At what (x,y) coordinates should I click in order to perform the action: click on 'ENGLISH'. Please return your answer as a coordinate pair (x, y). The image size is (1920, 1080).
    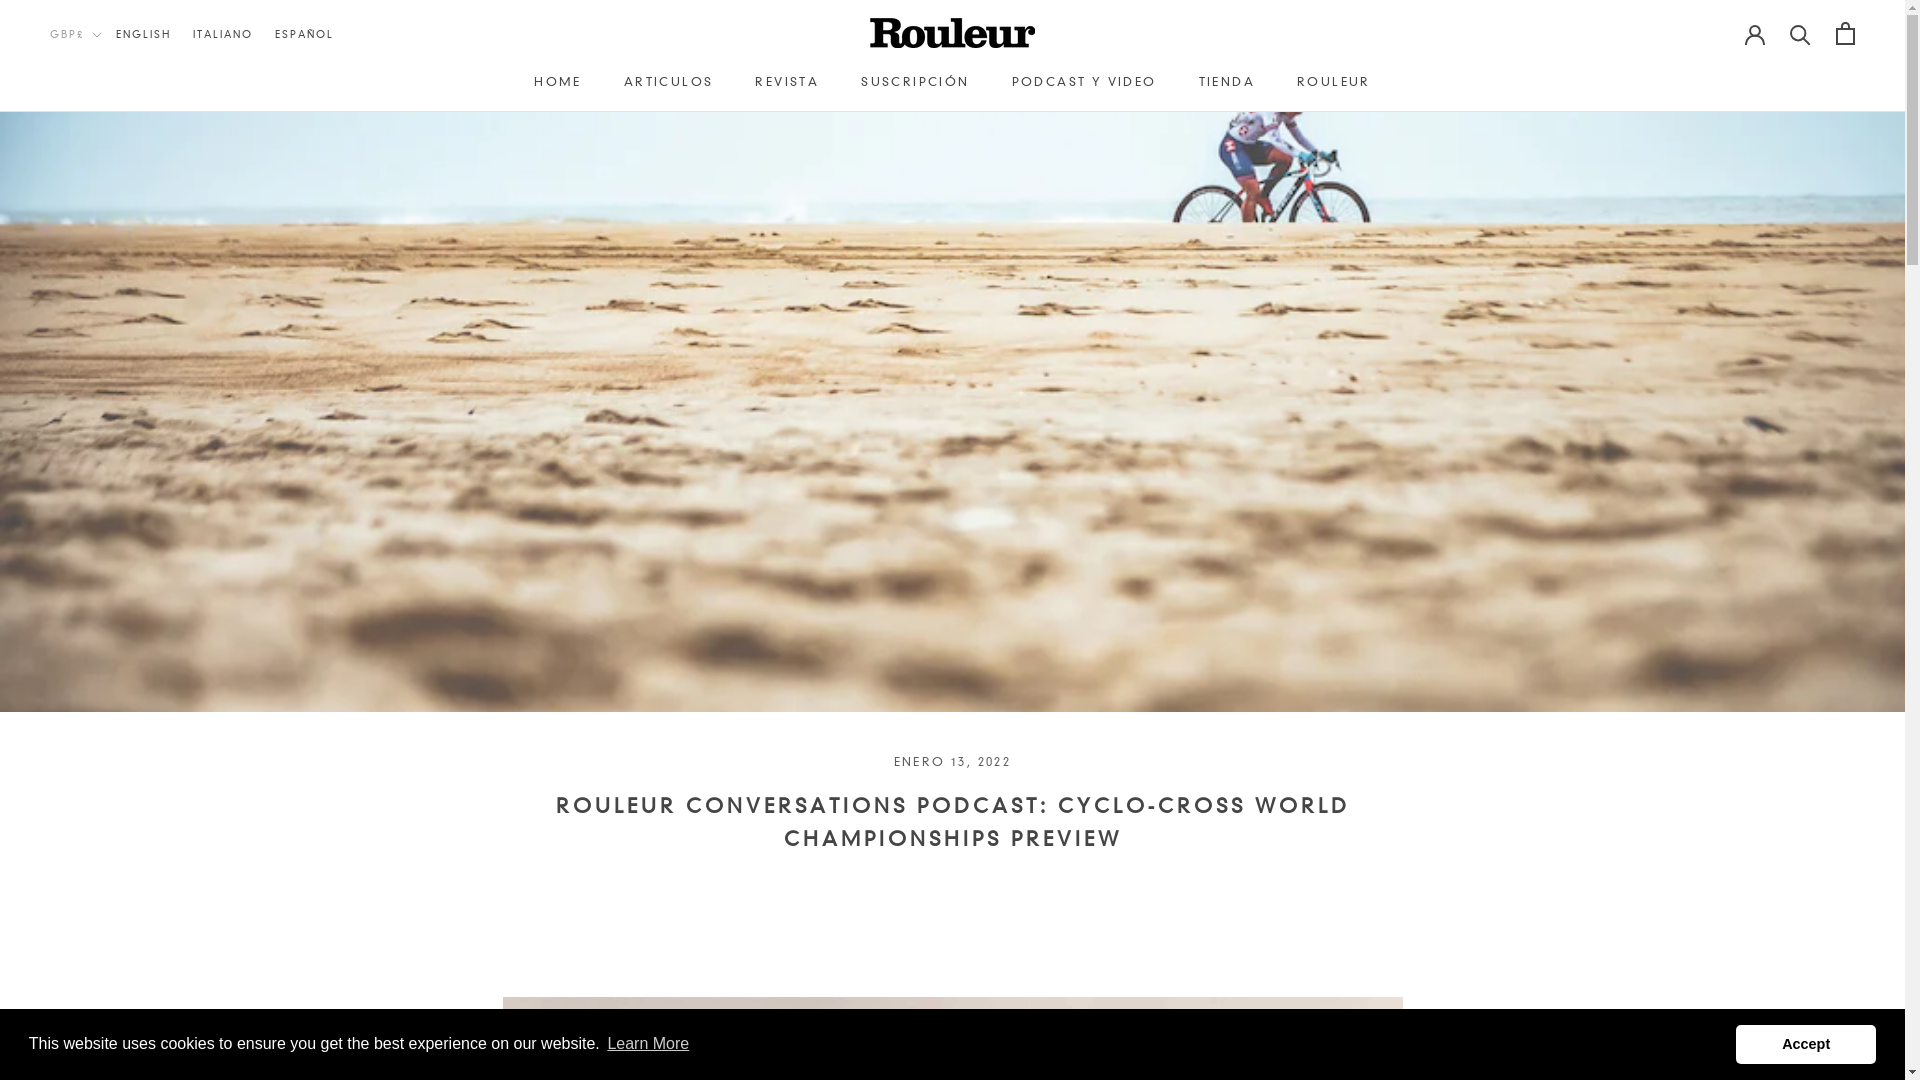
    Looking at the image, I should click on (114, 34).